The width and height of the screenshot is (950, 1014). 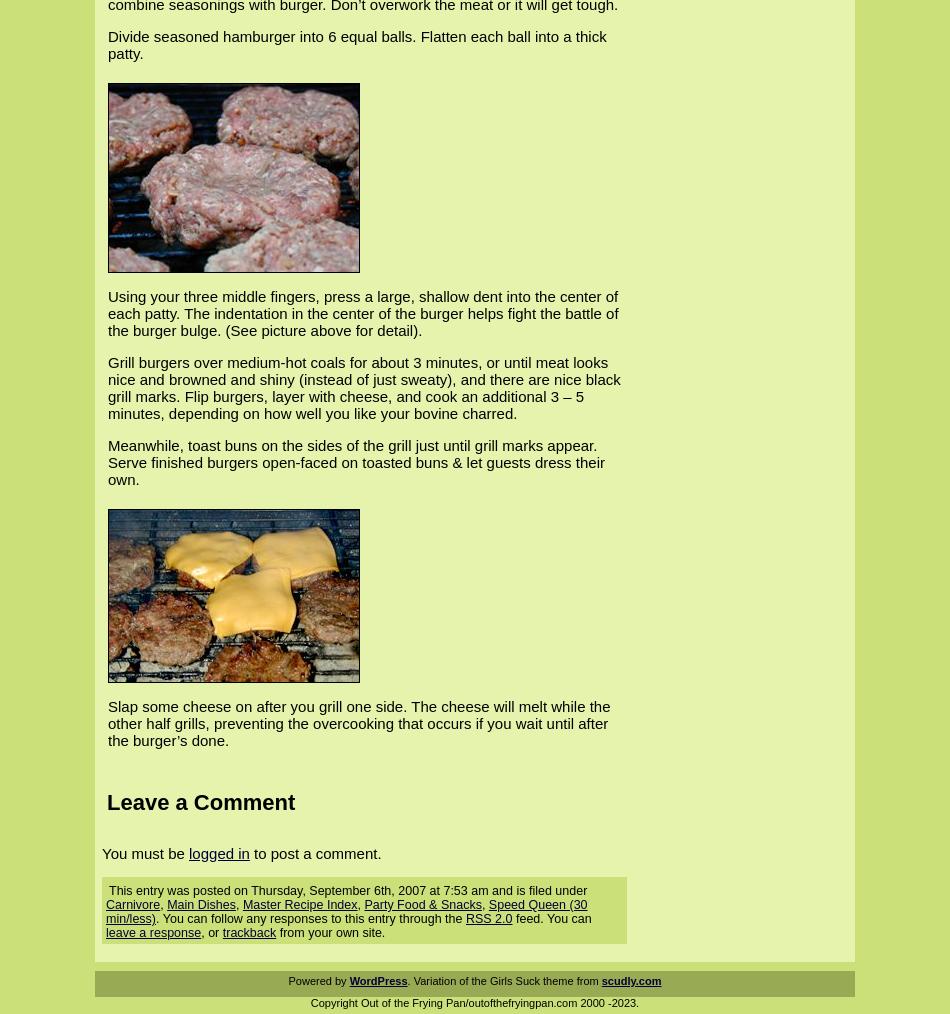 I want to click on 'Powered by', so click(x=317, y=981).